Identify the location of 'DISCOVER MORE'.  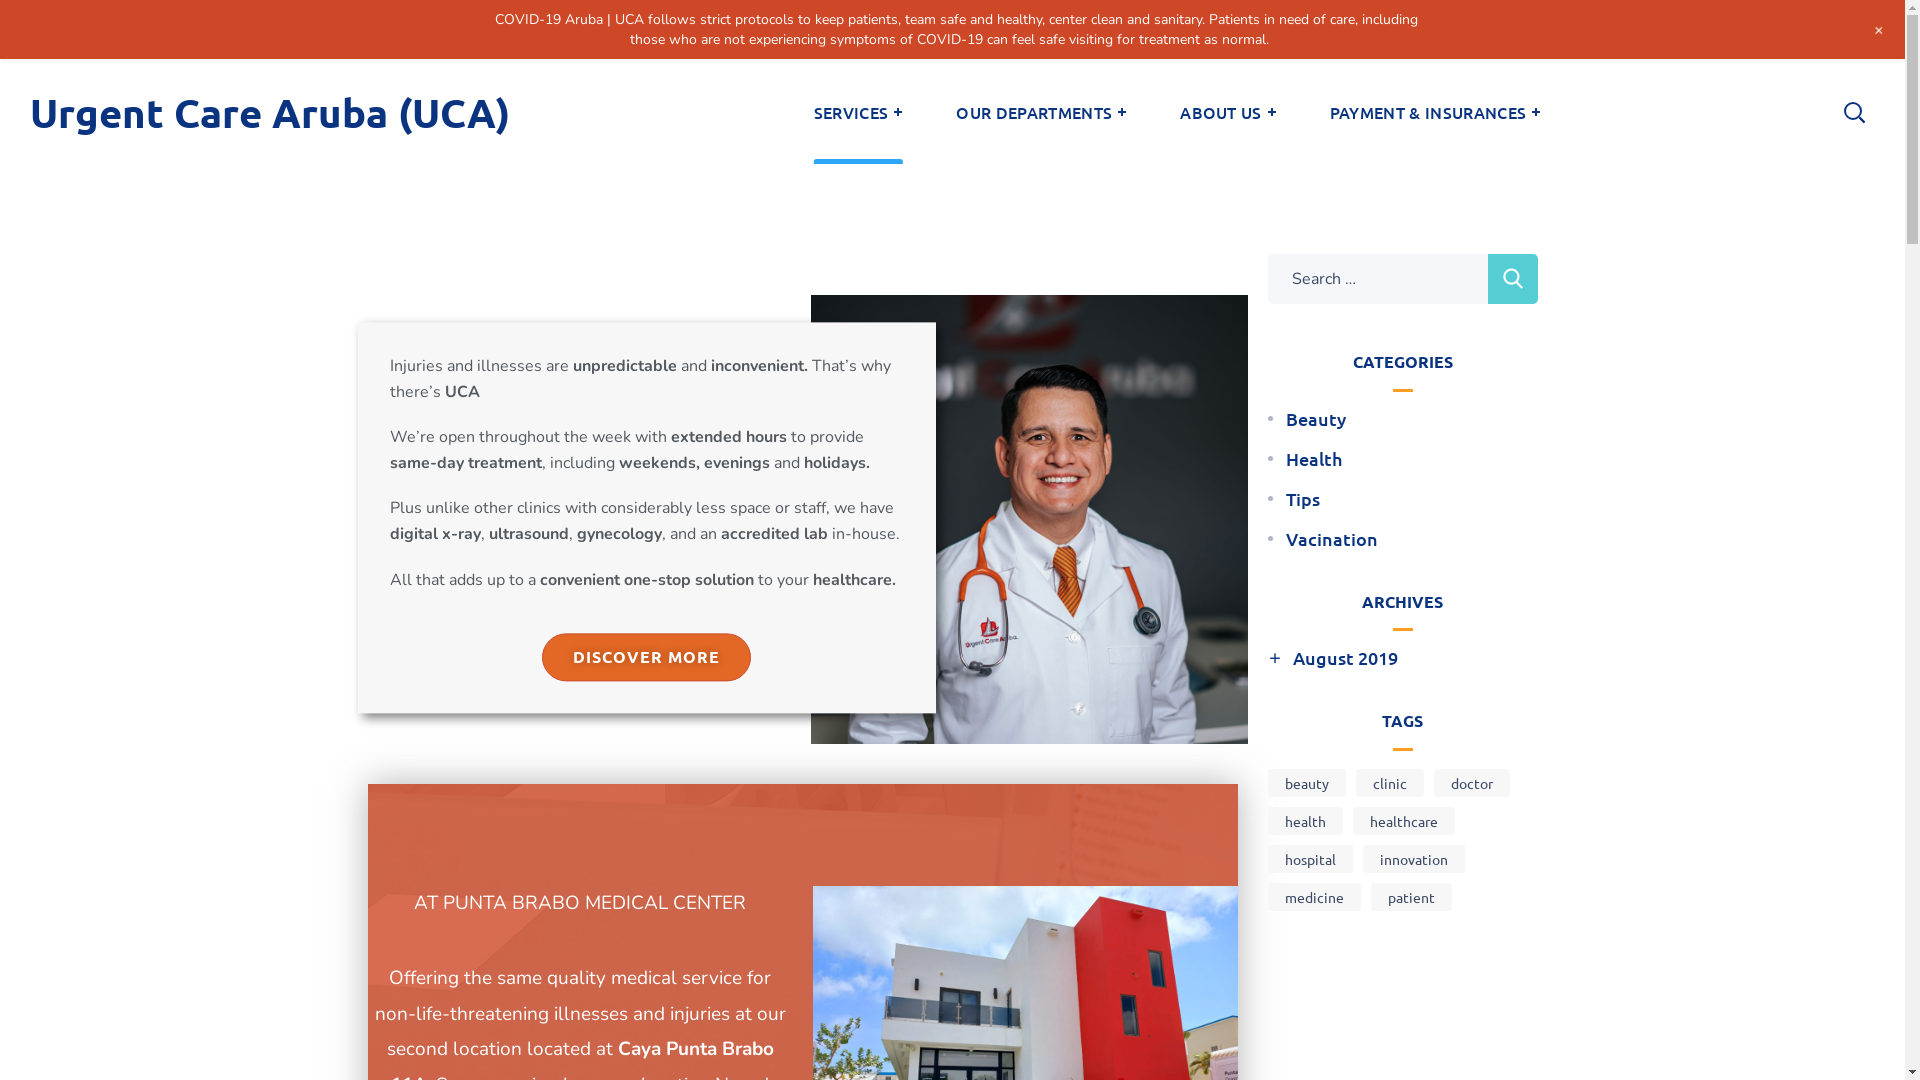
(646, 658).